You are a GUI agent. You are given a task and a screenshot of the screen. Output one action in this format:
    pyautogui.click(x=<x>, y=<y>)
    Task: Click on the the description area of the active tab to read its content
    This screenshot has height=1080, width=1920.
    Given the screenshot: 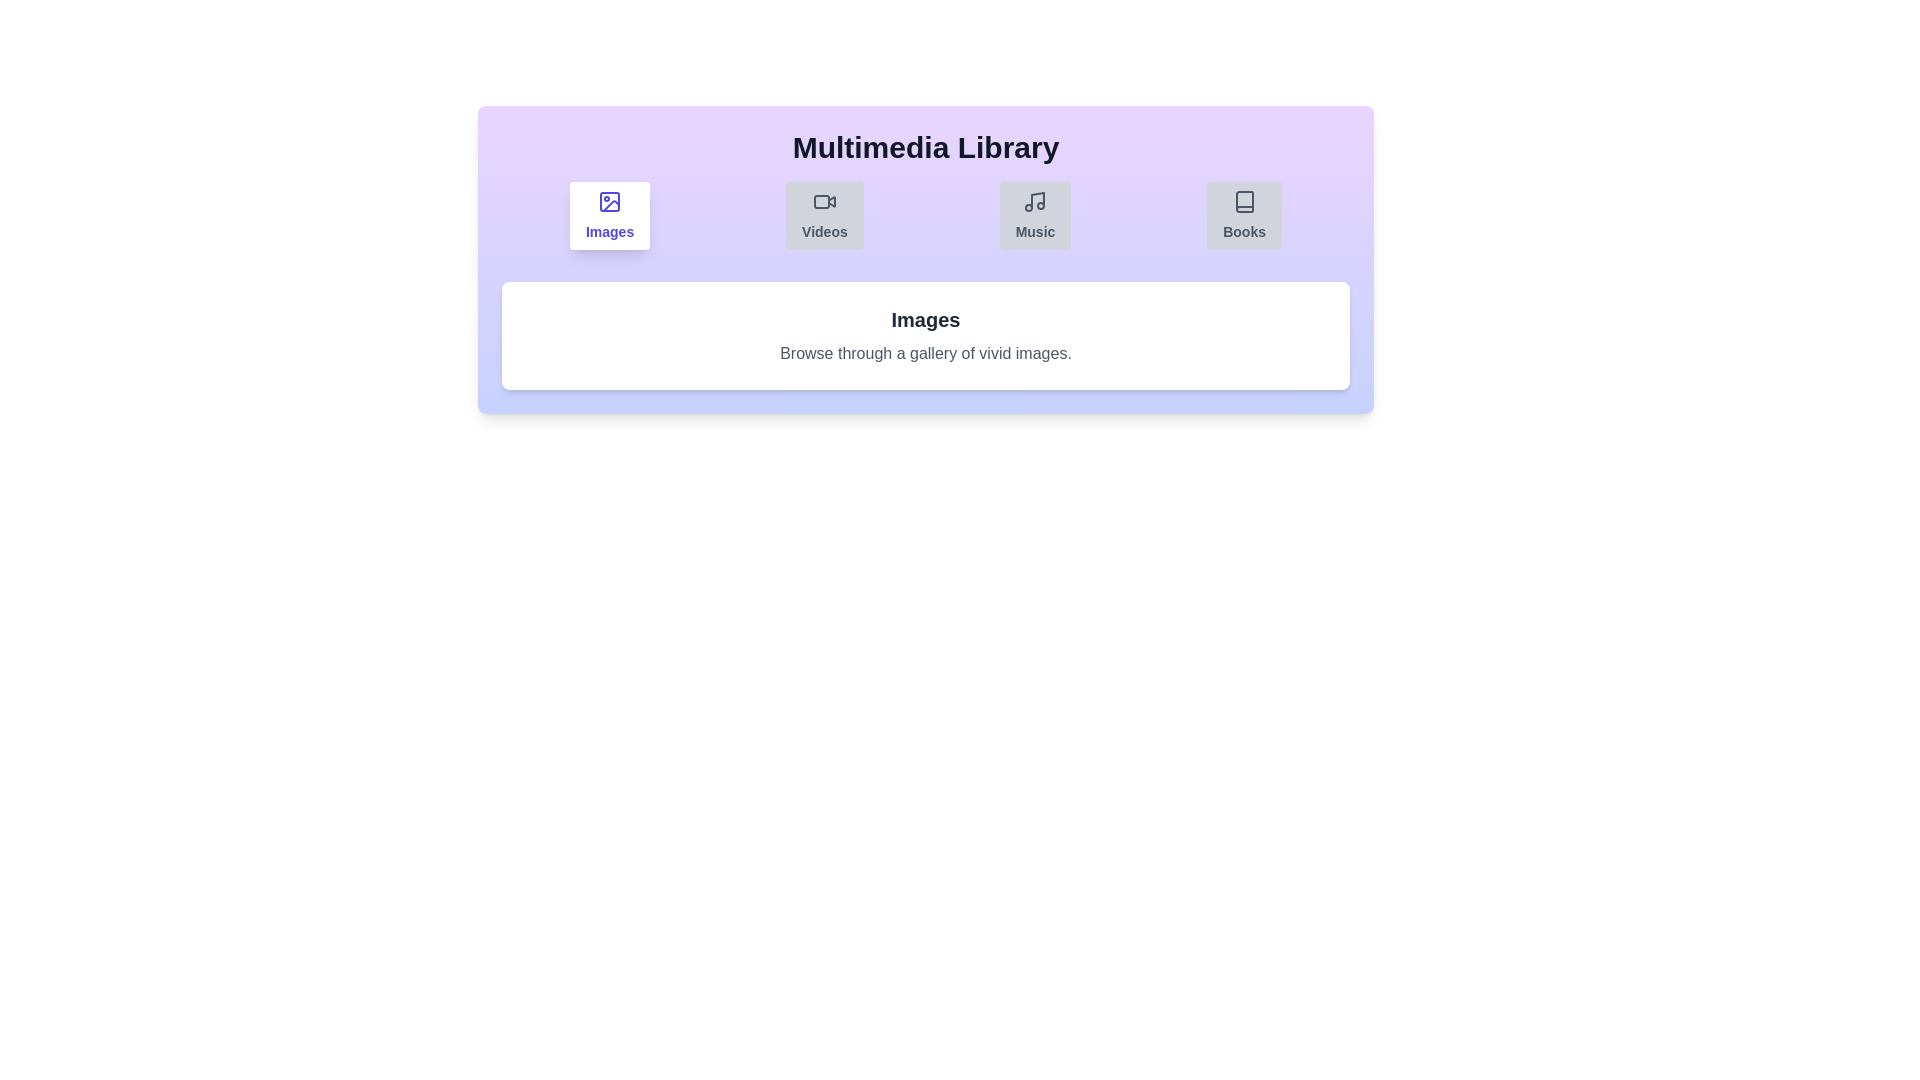 What is the action you would take?
    pyautogui.click(x=925, y=353)
    